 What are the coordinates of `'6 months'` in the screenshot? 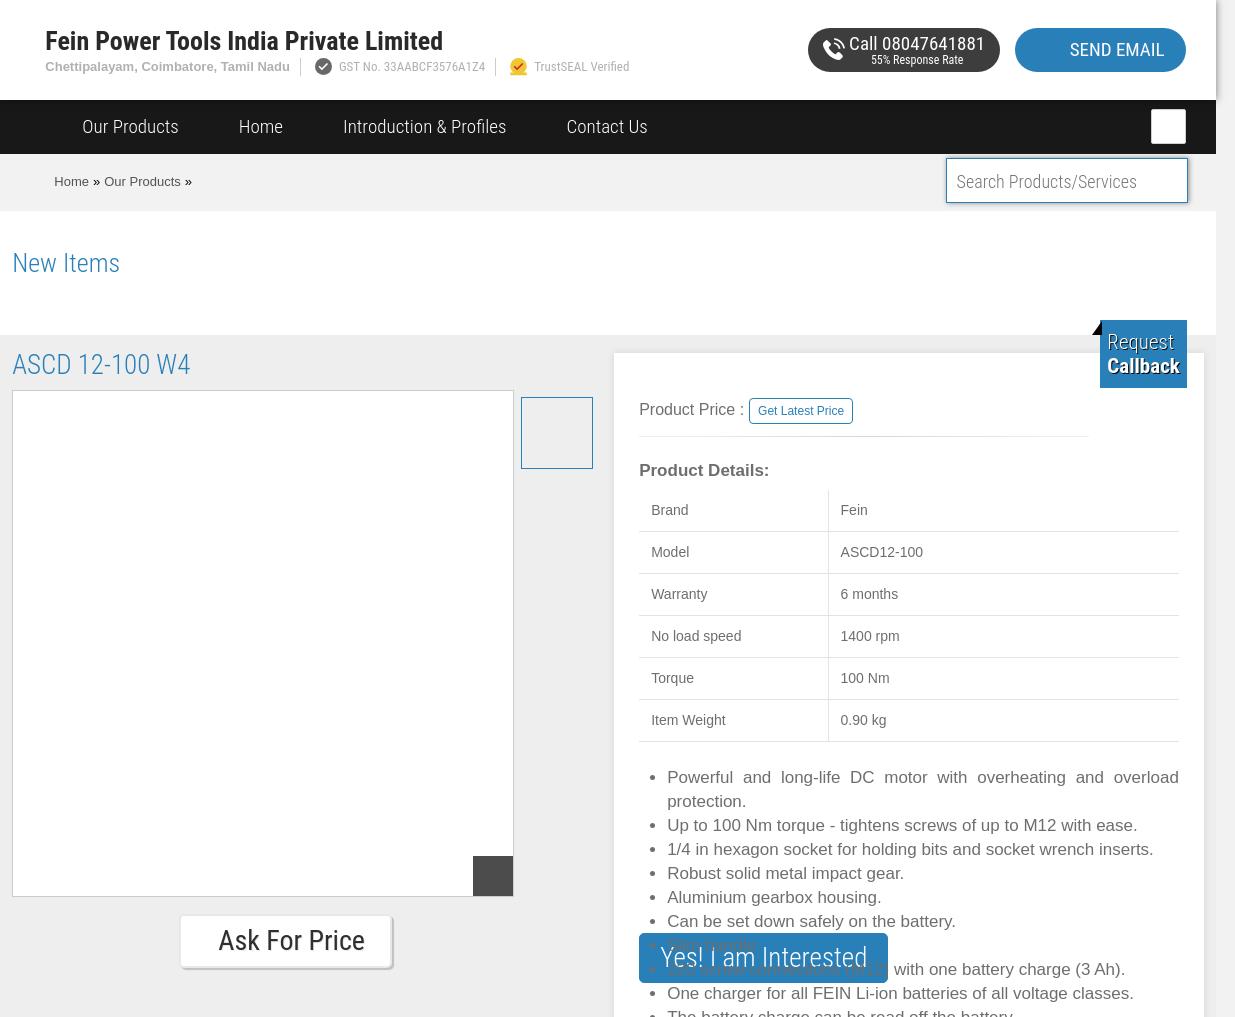 It's located at (867, 593).